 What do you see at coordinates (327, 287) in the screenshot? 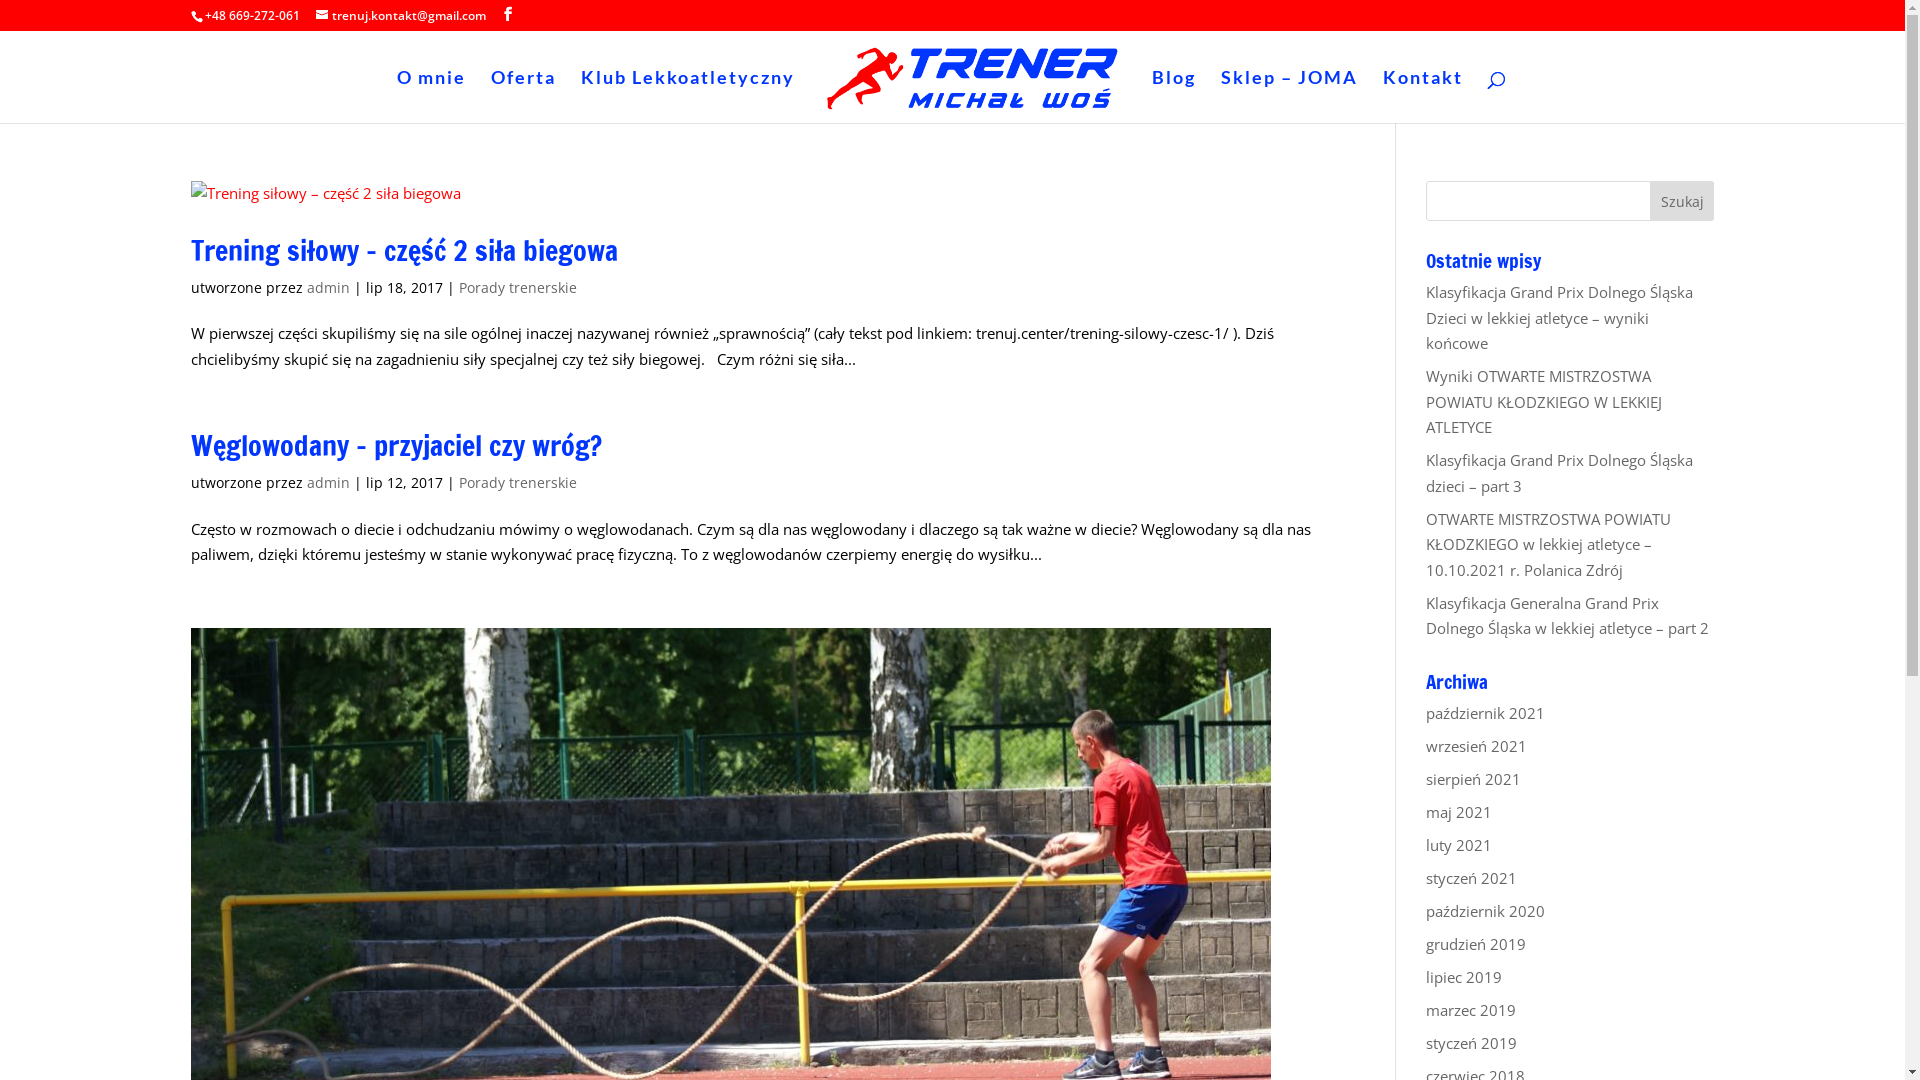
I see `'admin'` at bounding box center [327, 287].